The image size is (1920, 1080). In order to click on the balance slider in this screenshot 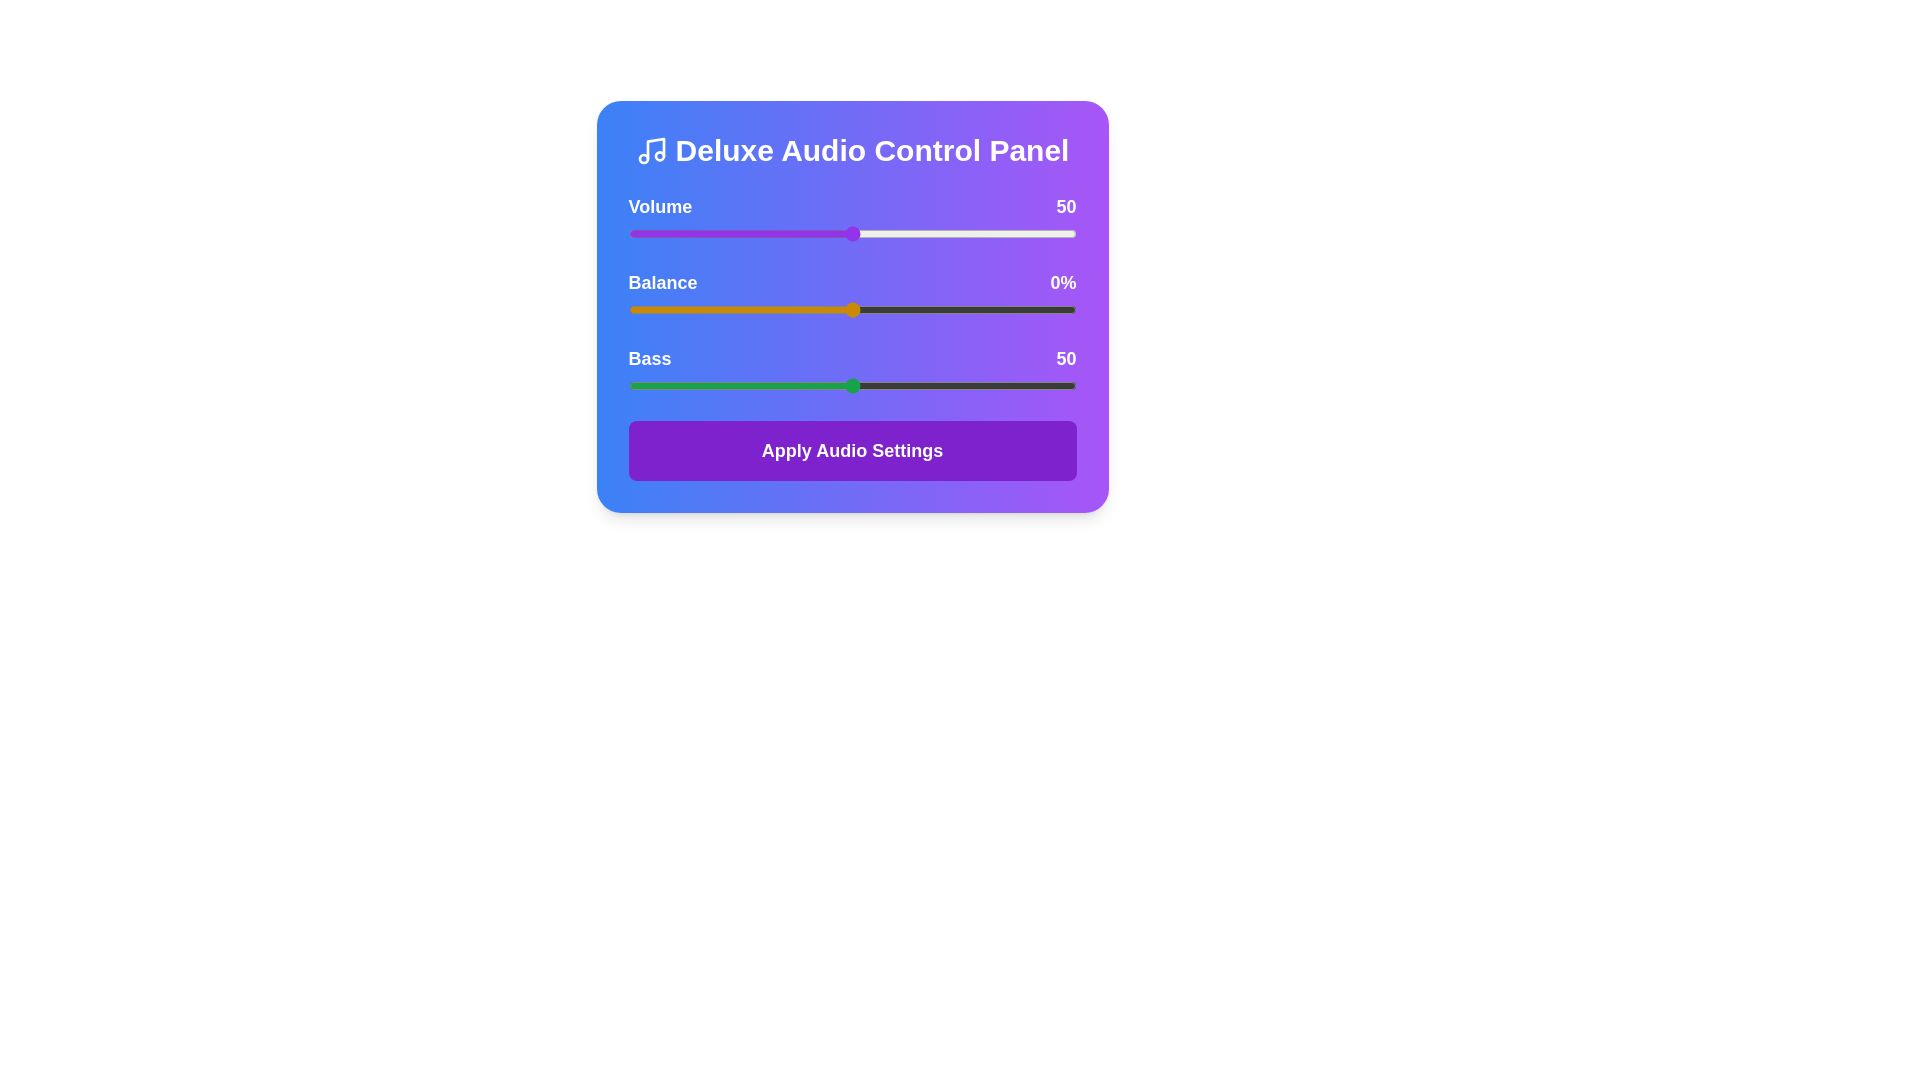, I will do `click(1070, 309)`.